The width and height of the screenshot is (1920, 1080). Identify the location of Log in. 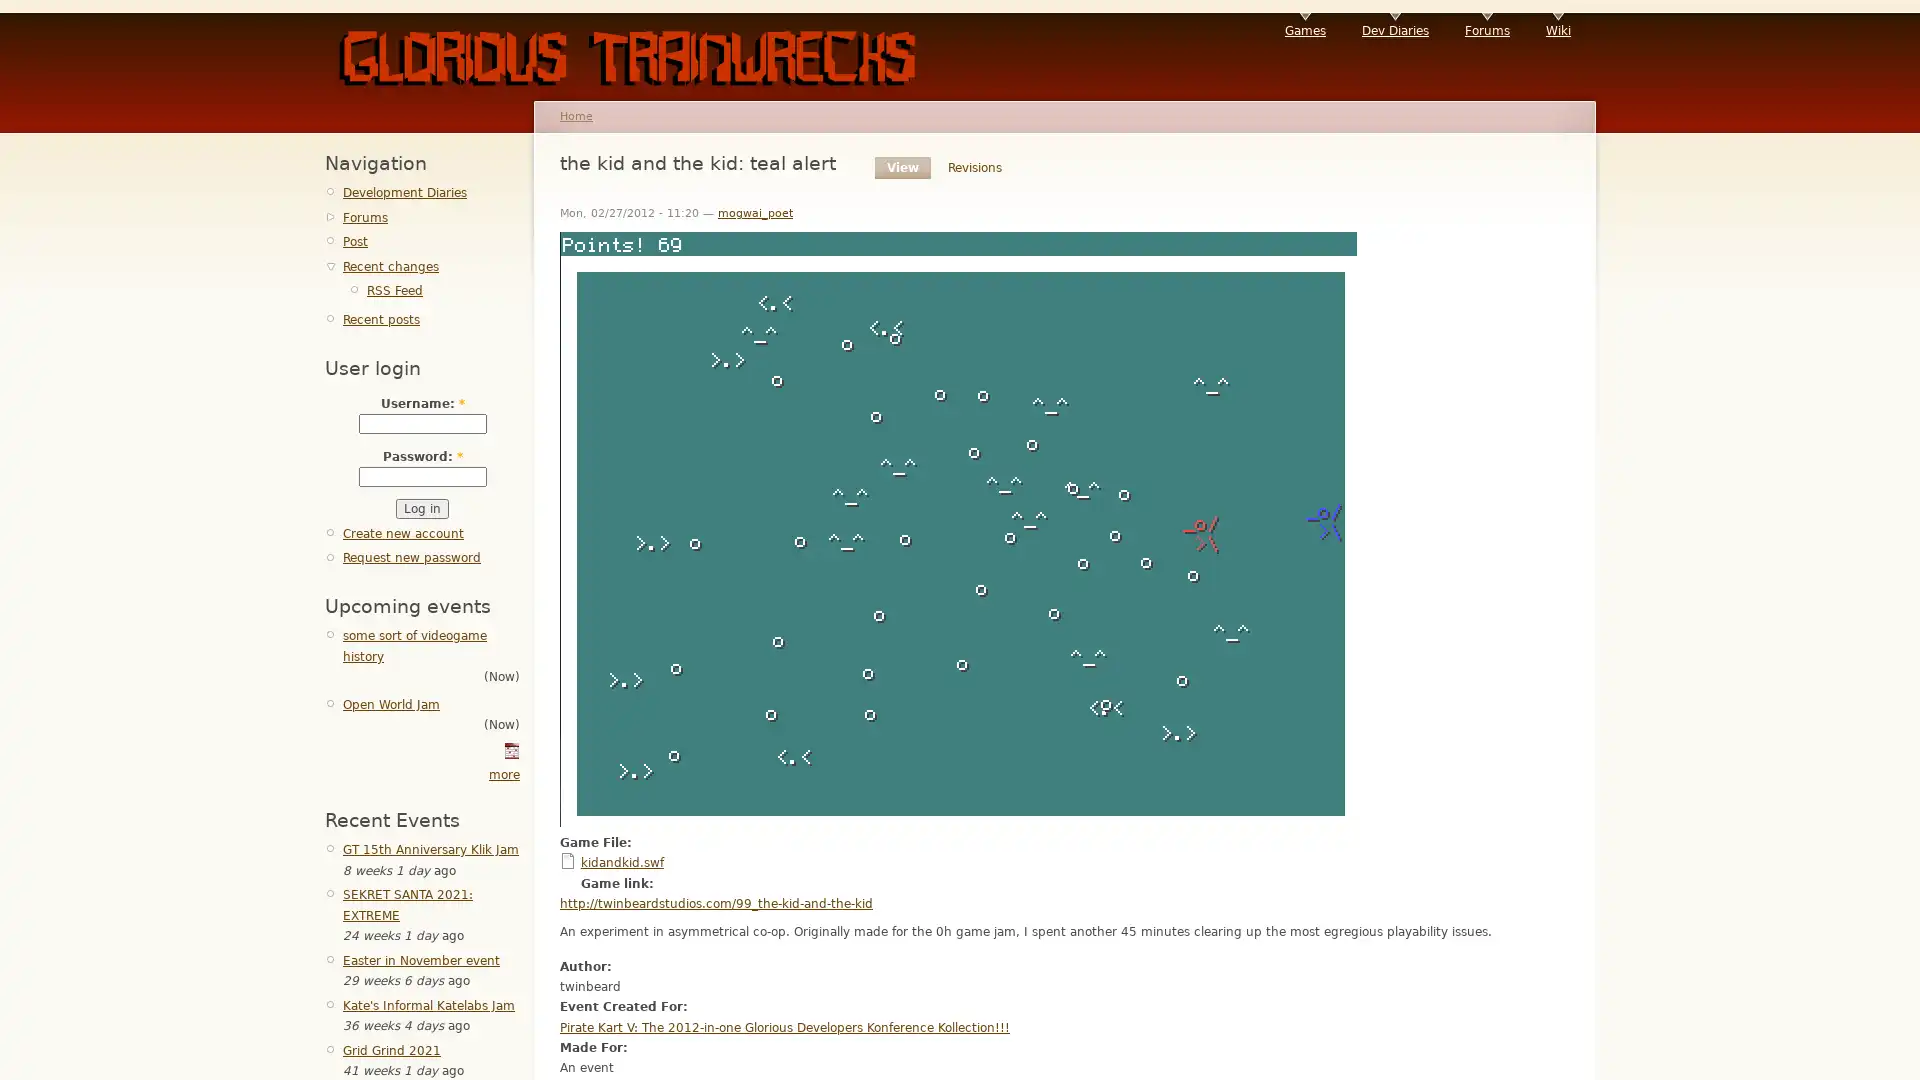
(421, 508).